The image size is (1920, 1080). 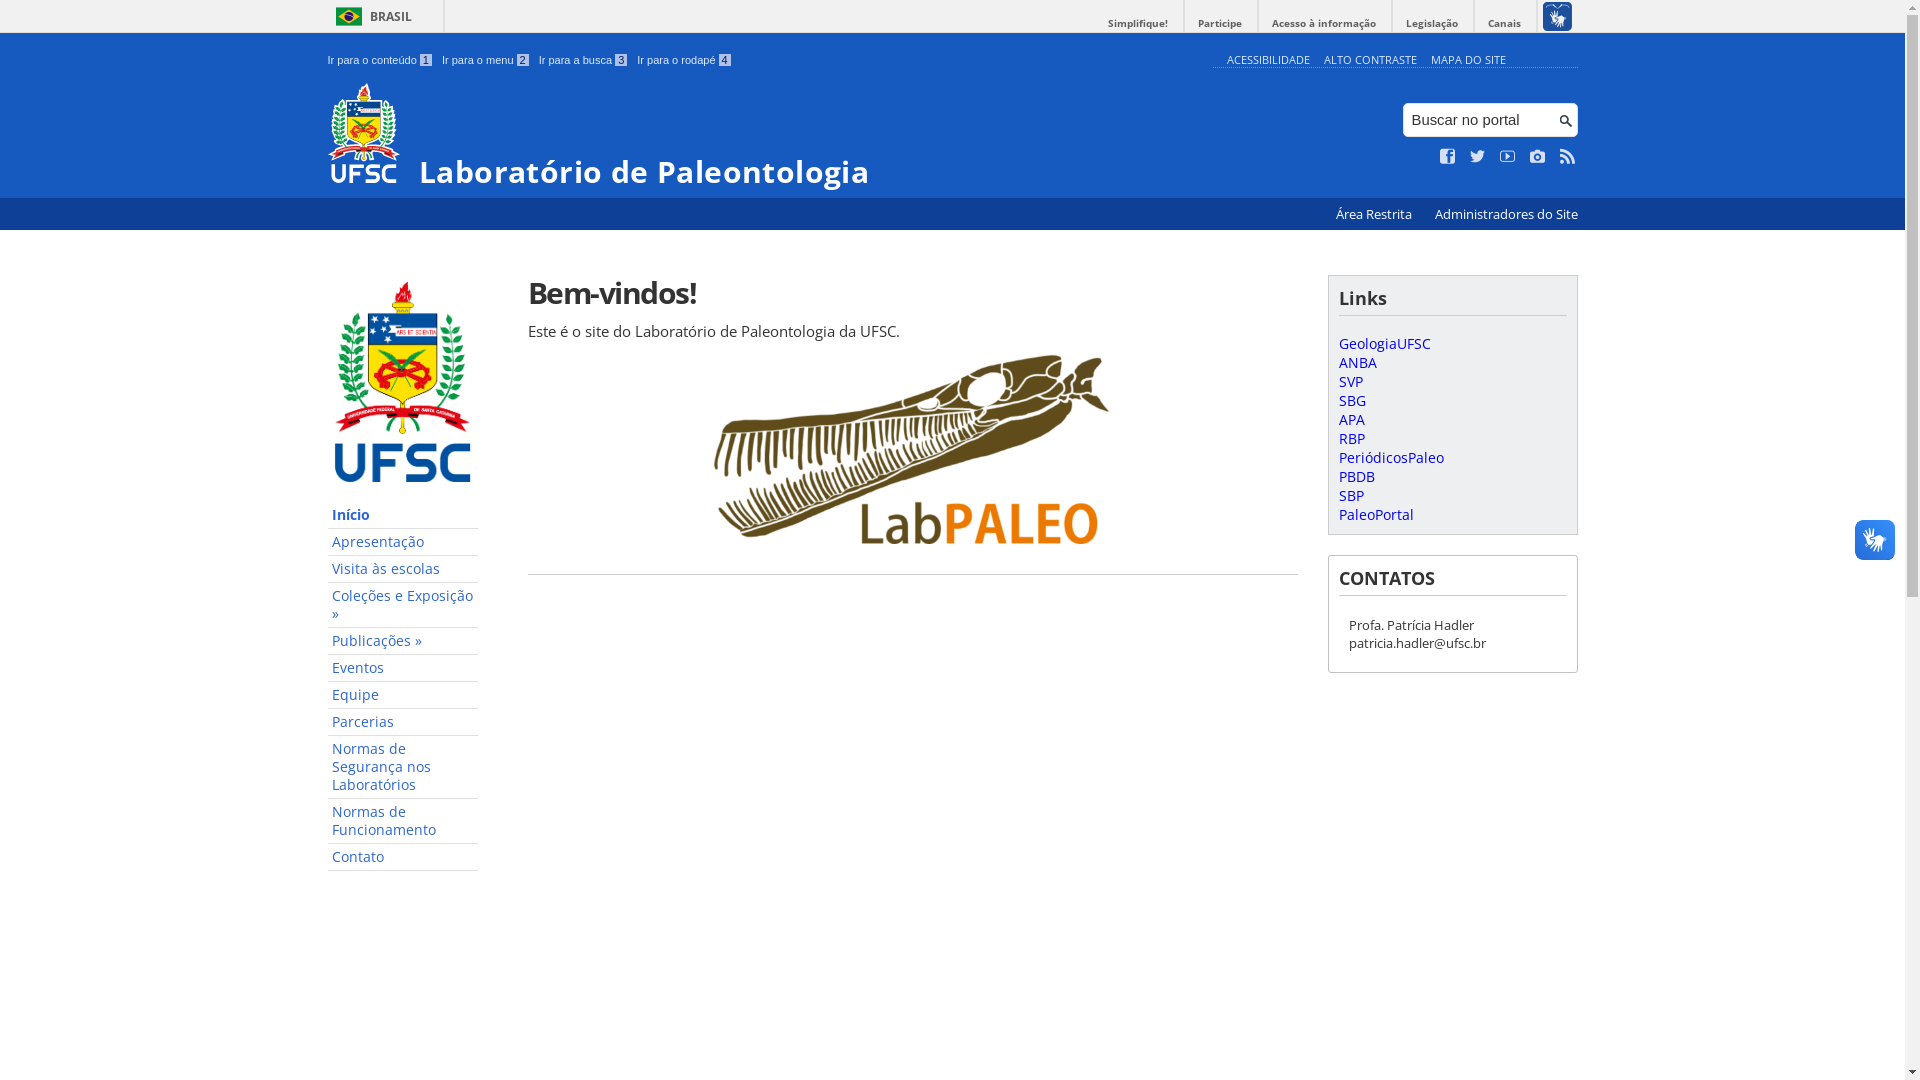 I want to click on 'GeologiaUFSC', so click(x=1382, y=342).